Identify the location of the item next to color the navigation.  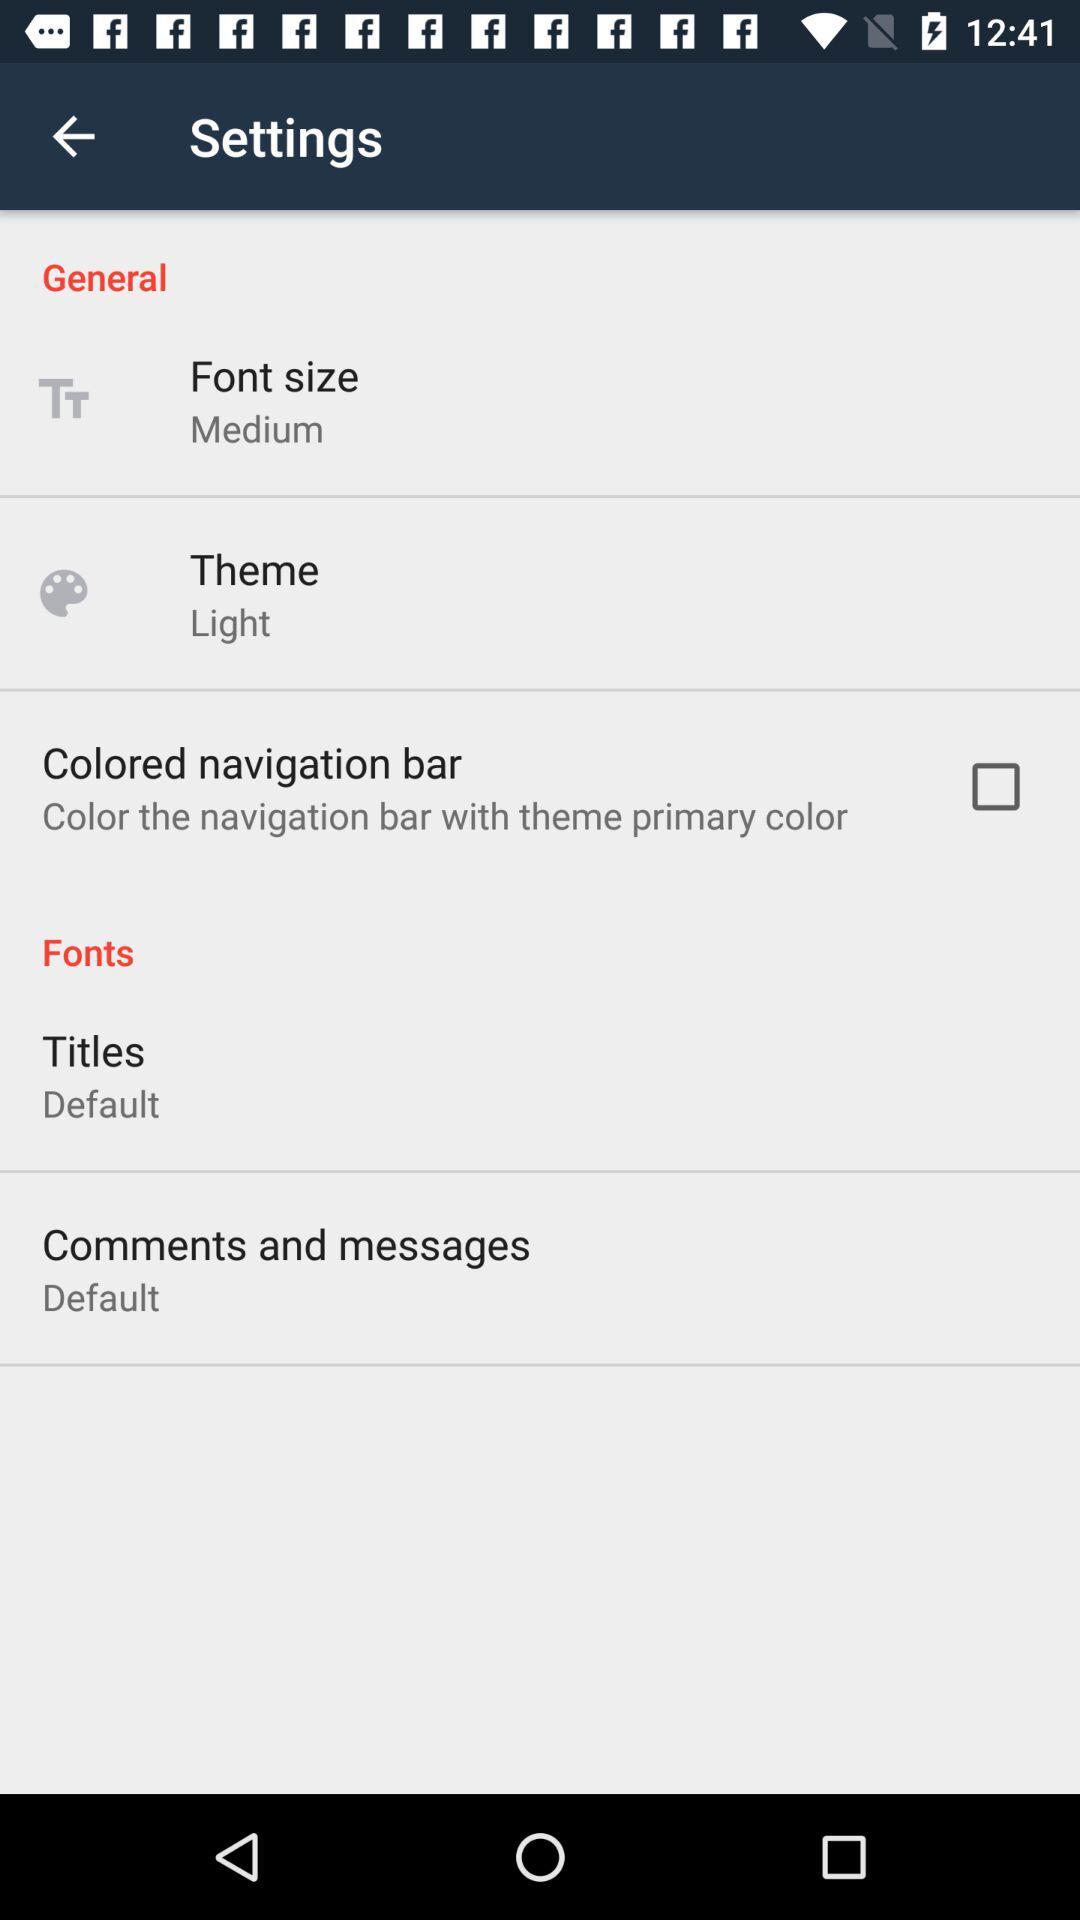
(995, 785).